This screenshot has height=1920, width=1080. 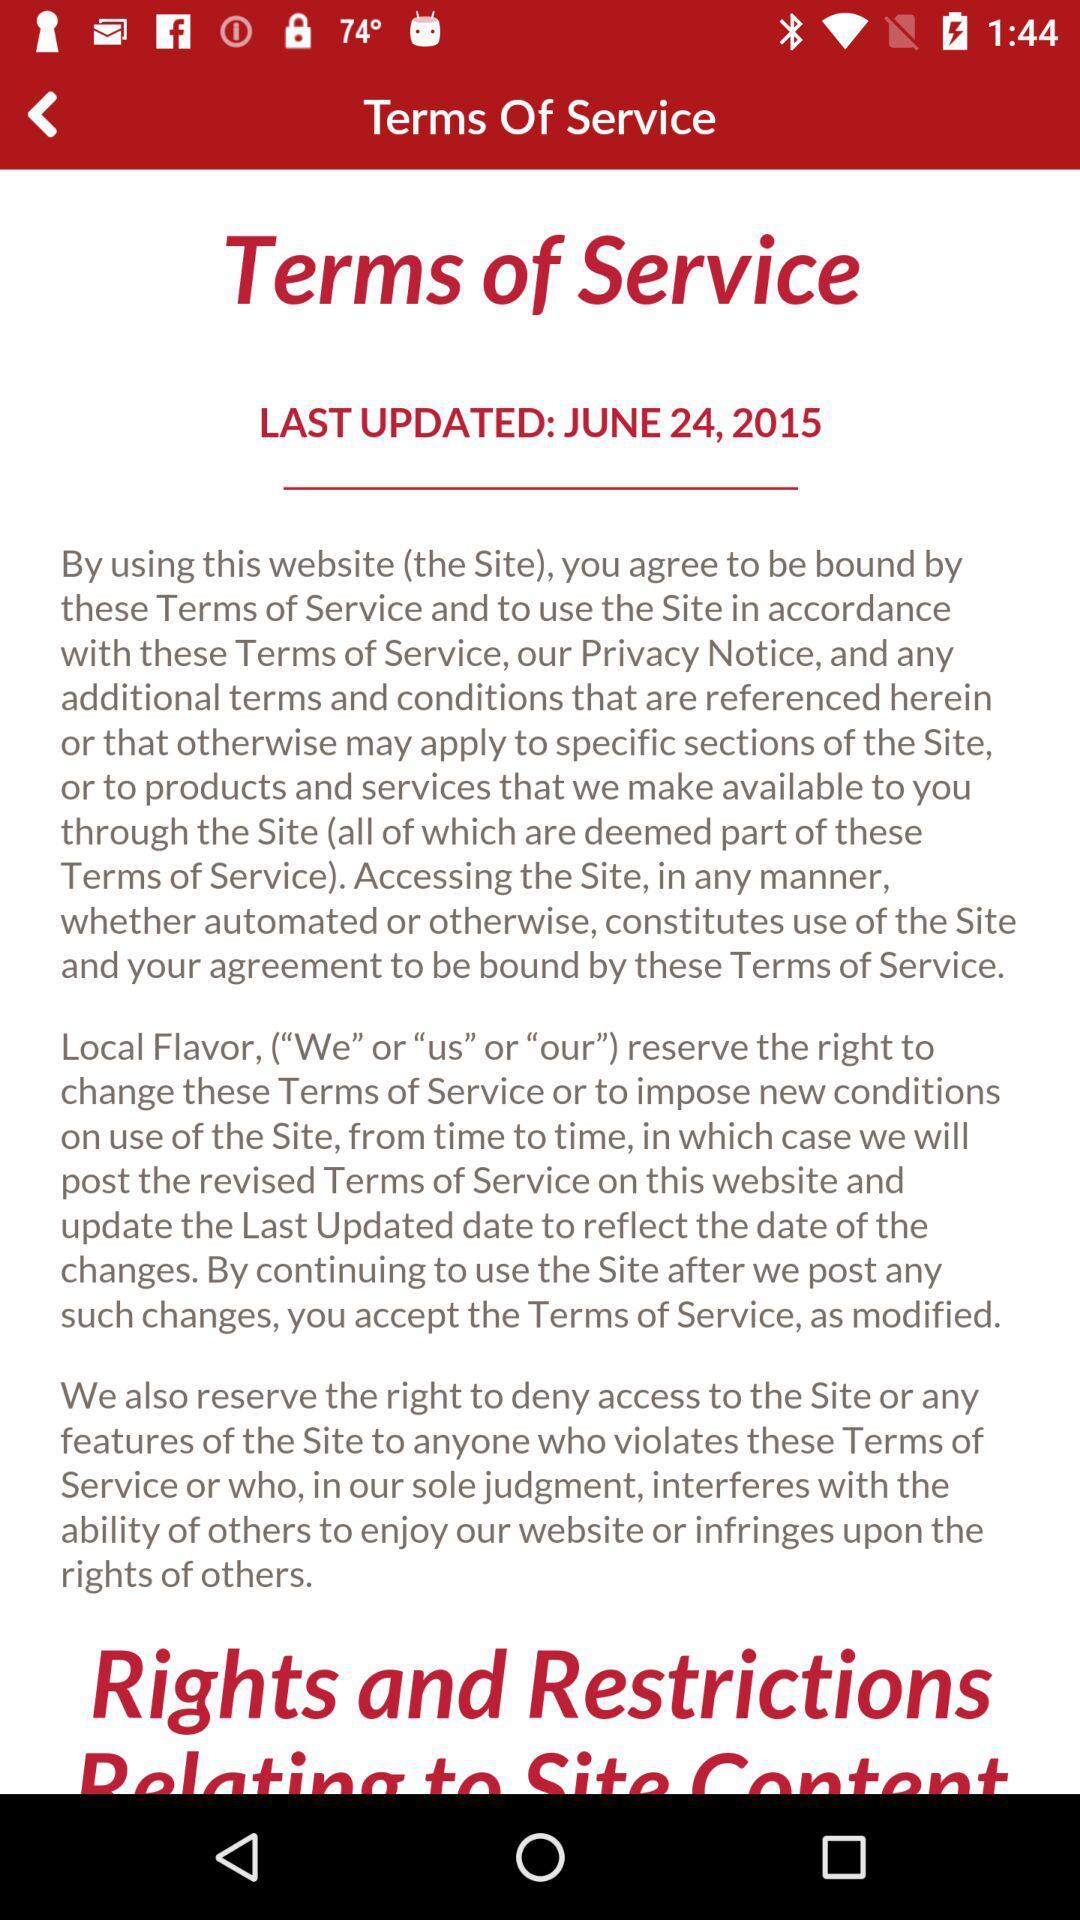 I want to click on scroll to read information in the box, so click(x=540, y=981).